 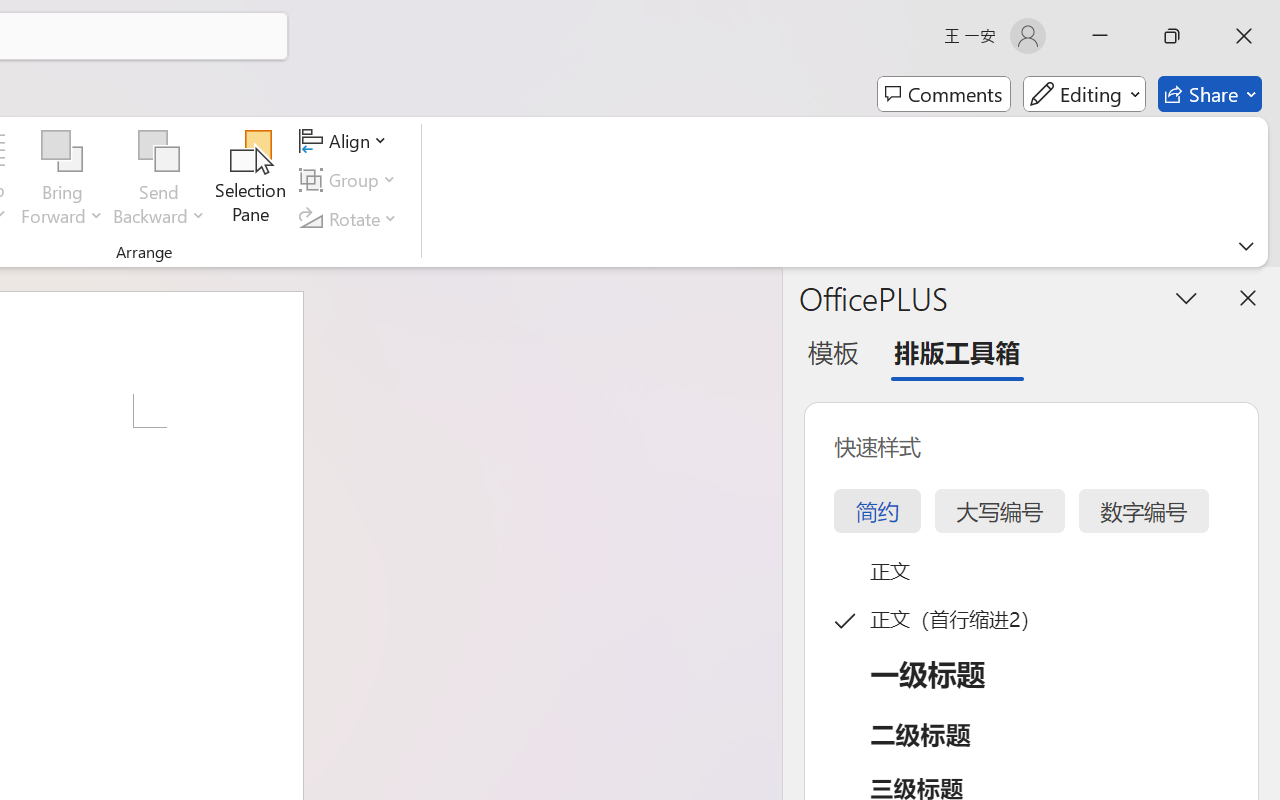 What do you see at coordinates (62, 151) in the screenshot?
I see `'Bring Forward'` at bounding box center [62, 151].